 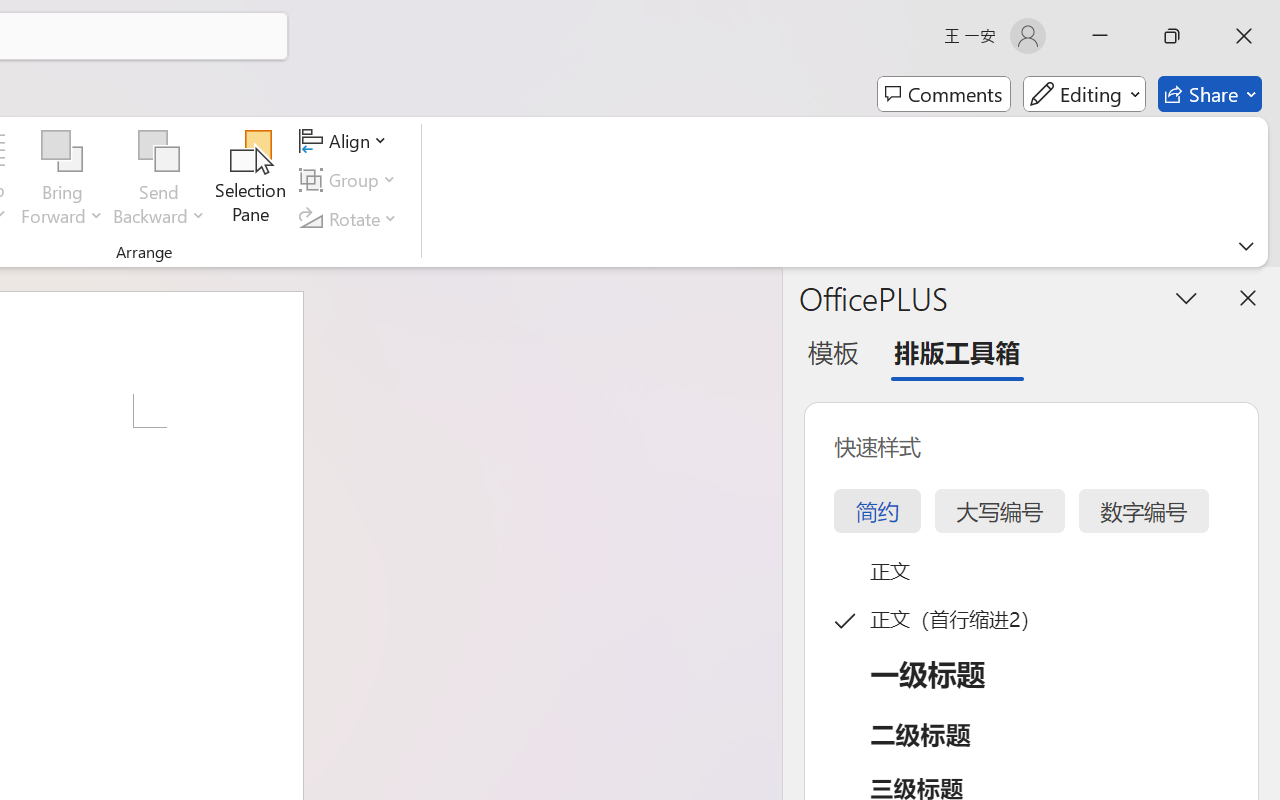 What do you see at coordinates (62, 151) in the screenshot?
I see `'Bring Forward'` at bounding box center [62, 151].